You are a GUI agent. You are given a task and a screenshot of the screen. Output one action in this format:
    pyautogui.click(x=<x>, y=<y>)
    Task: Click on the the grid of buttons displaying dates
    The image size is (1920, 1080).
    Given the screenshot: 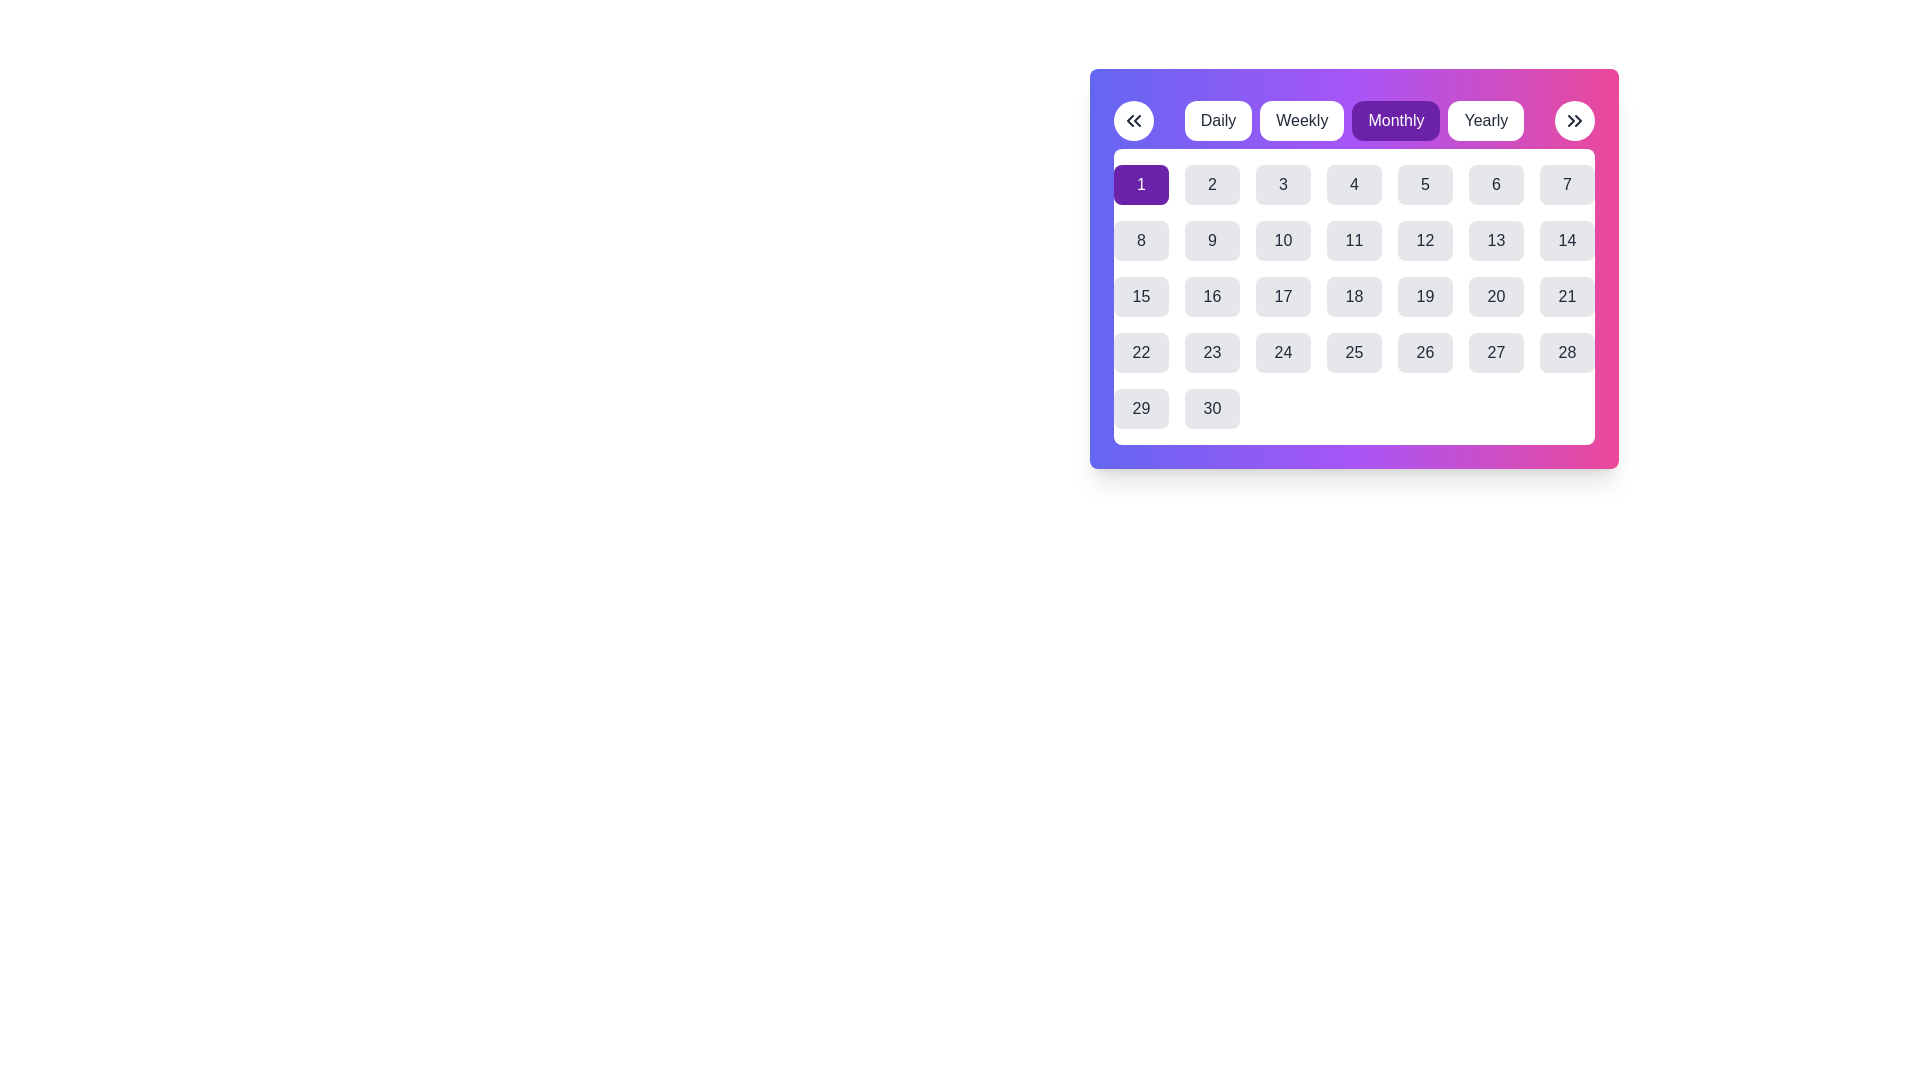 What is the action you would take?
    pyautogui.click(x=1354, y=297)
    